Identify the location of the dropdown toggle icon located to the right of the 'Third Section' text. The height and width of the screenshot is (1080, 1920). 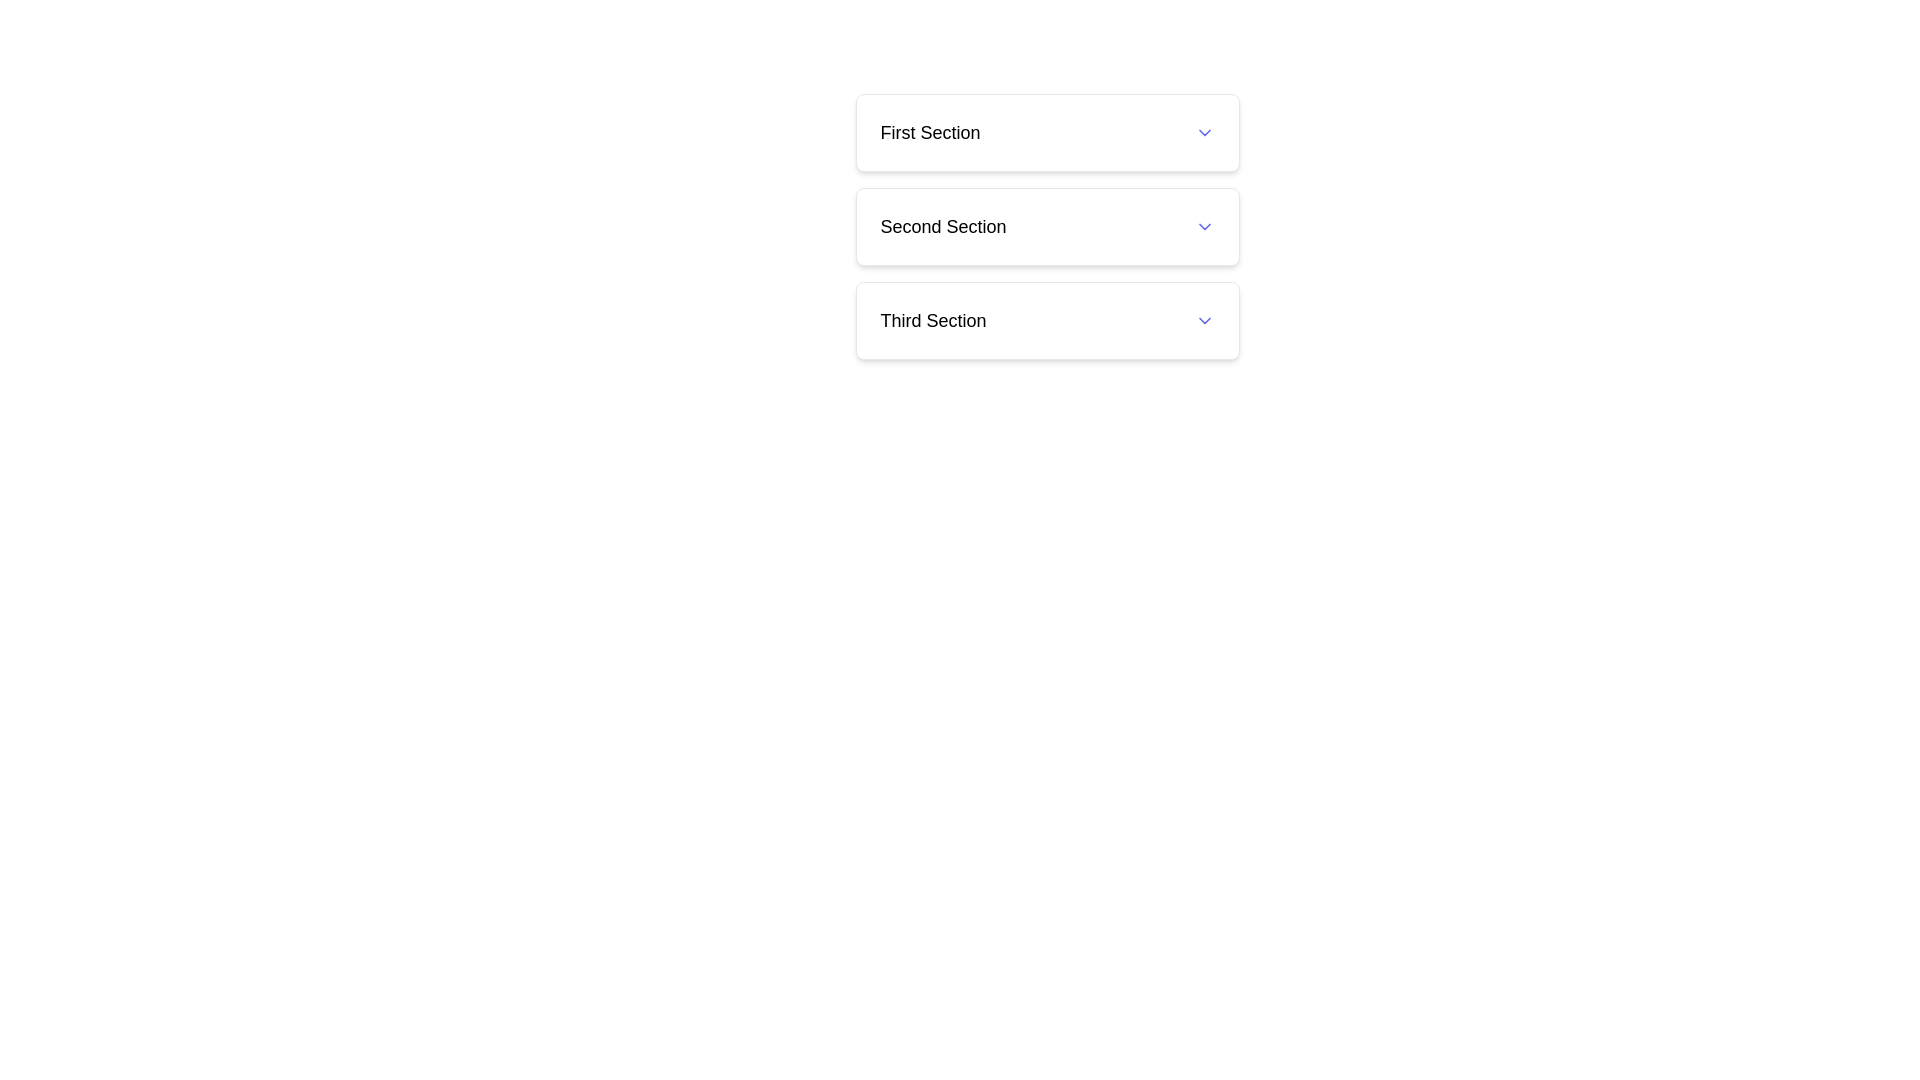
(1203, 319).